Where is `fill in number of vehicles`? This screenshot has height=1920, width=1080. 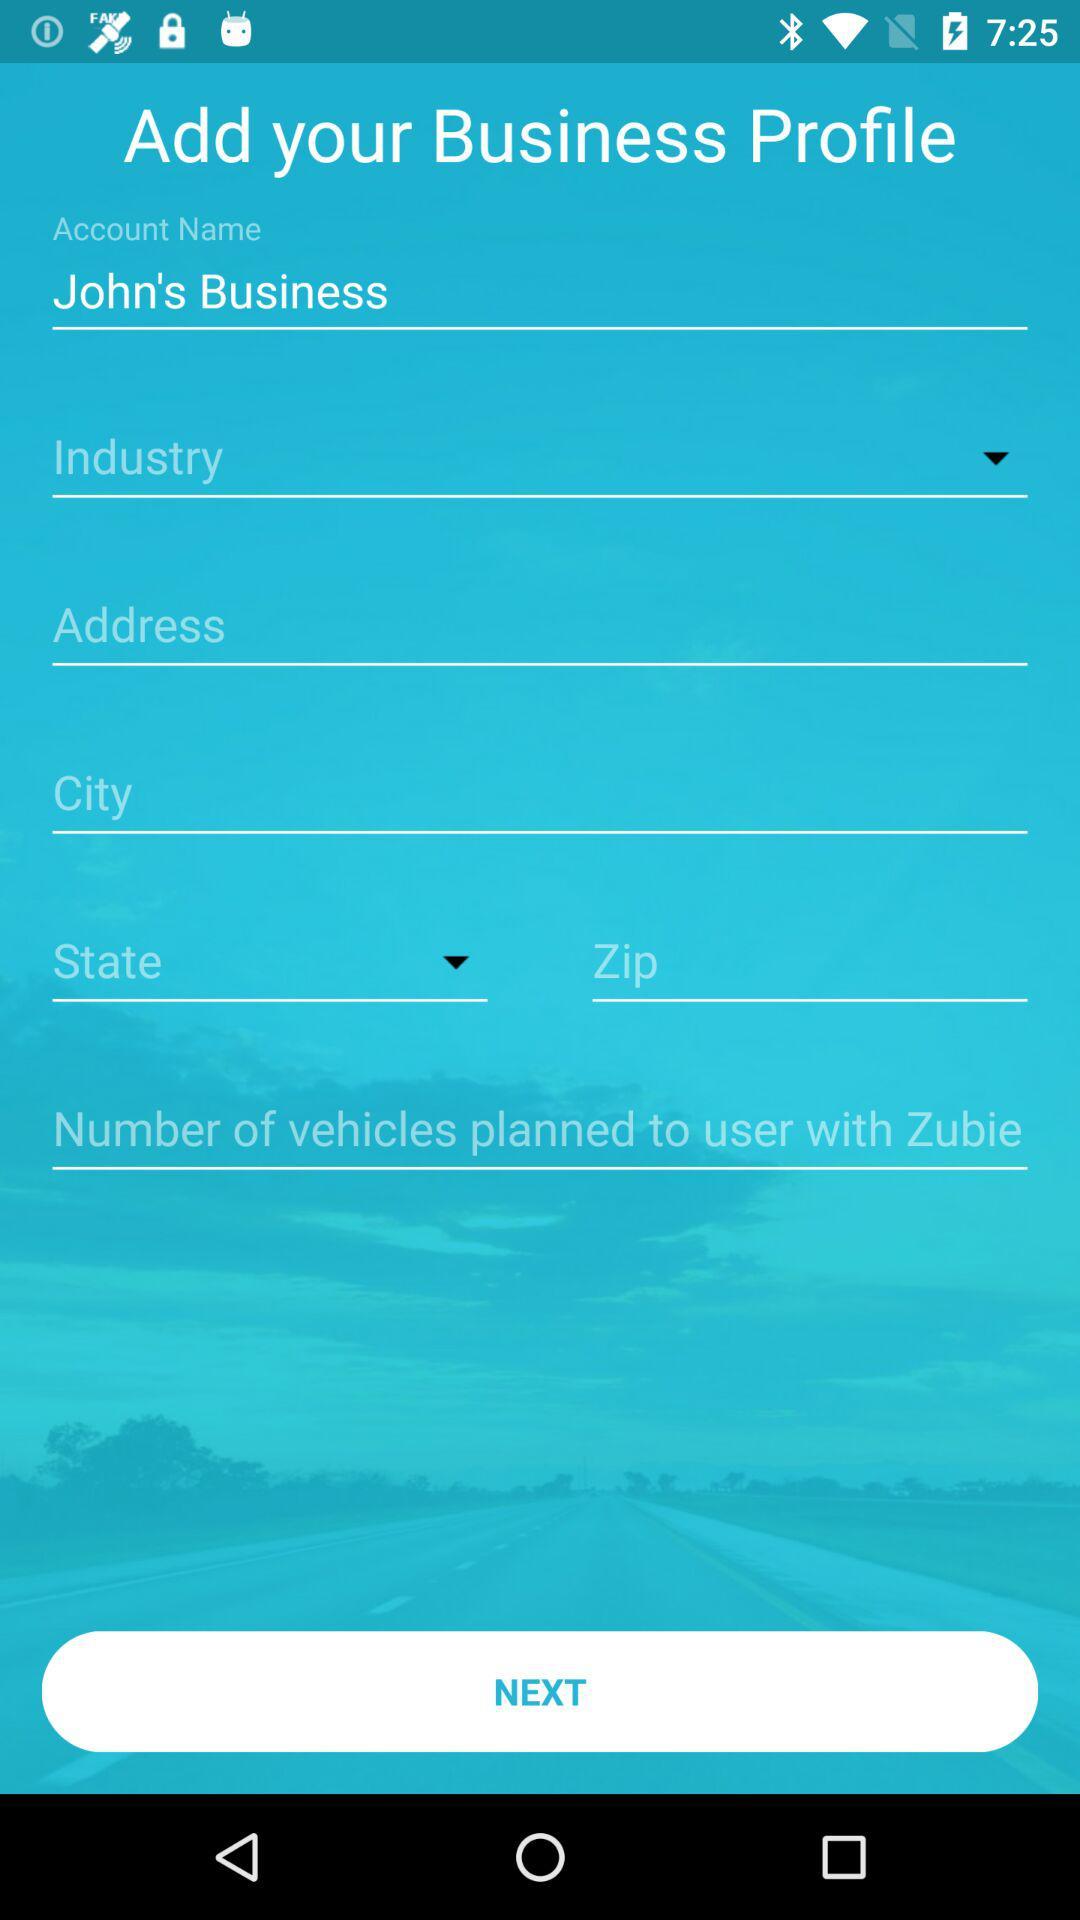 fill in number of vehicles is located at coordinates (540, 1131).